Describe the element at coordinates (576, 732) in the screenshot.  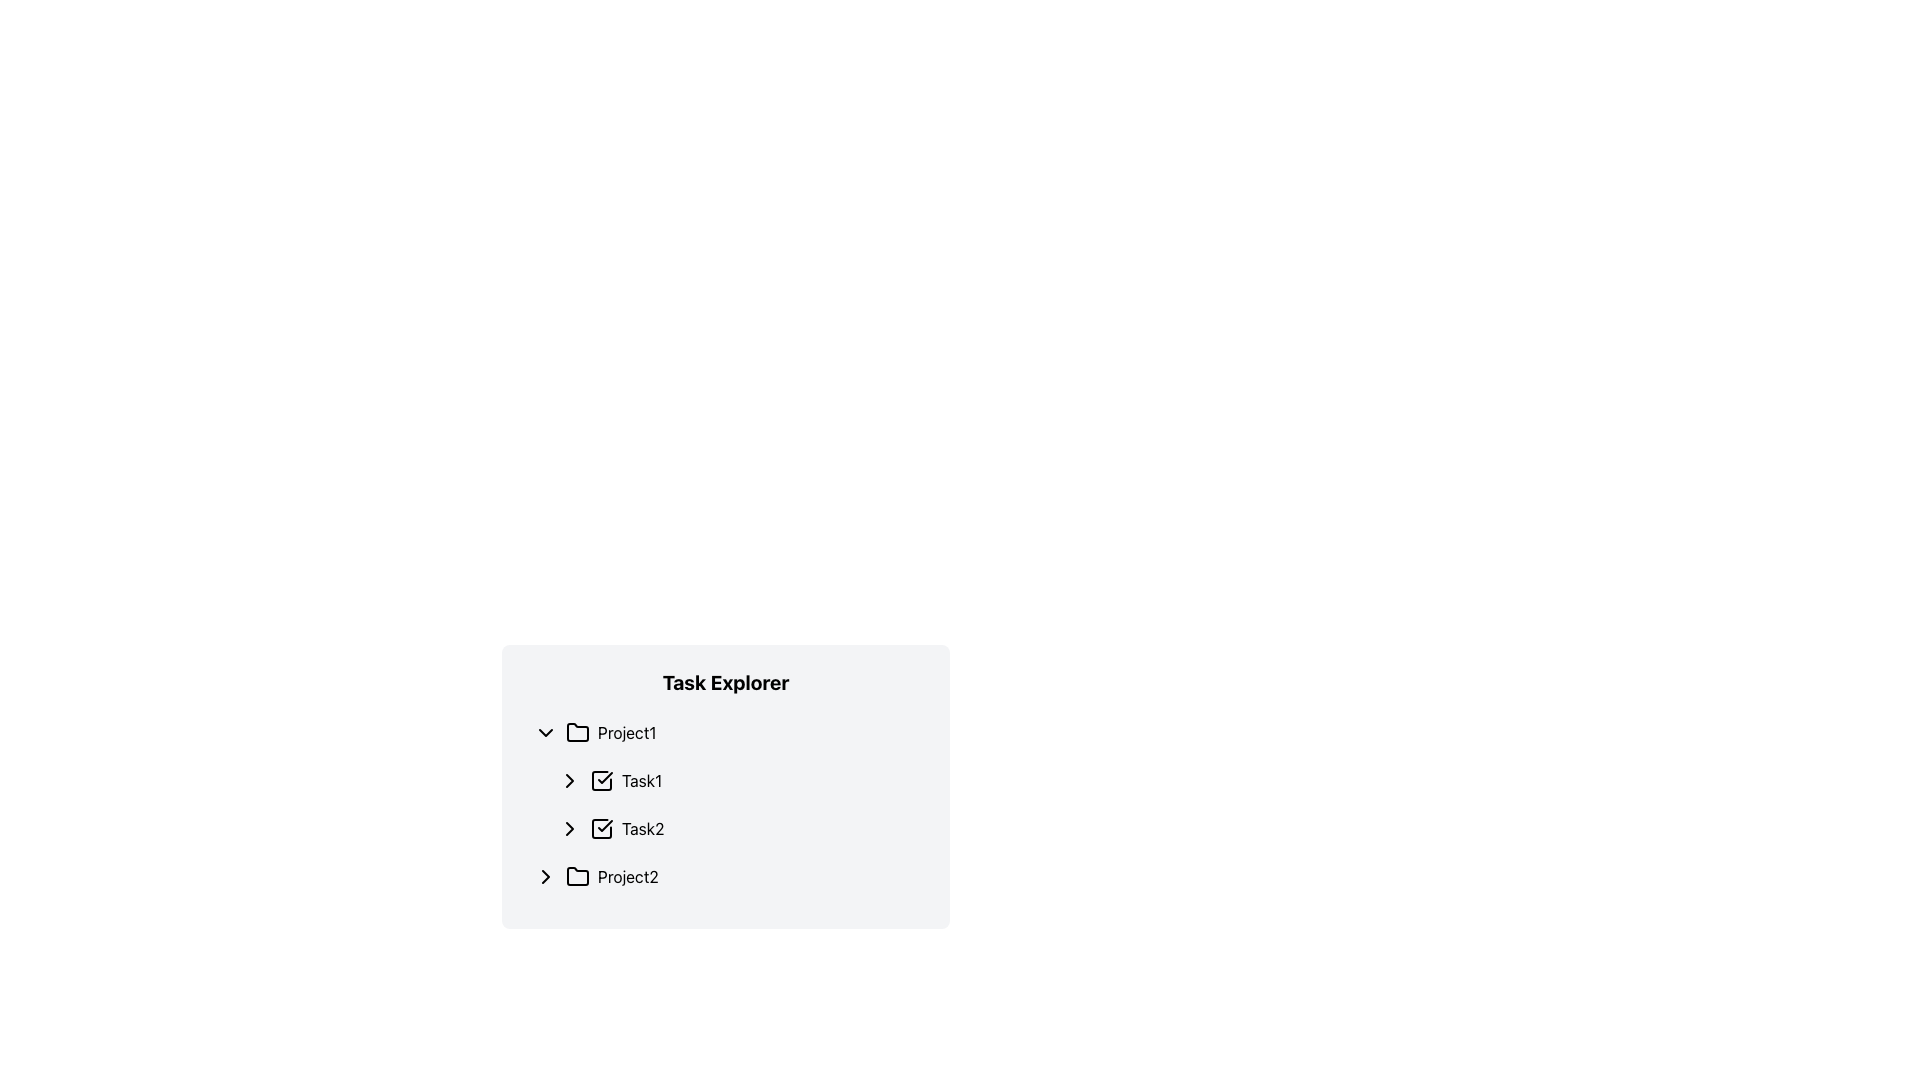
I see `the folder icon located to the left of the label 'Project1' in the task explorer` at that location.